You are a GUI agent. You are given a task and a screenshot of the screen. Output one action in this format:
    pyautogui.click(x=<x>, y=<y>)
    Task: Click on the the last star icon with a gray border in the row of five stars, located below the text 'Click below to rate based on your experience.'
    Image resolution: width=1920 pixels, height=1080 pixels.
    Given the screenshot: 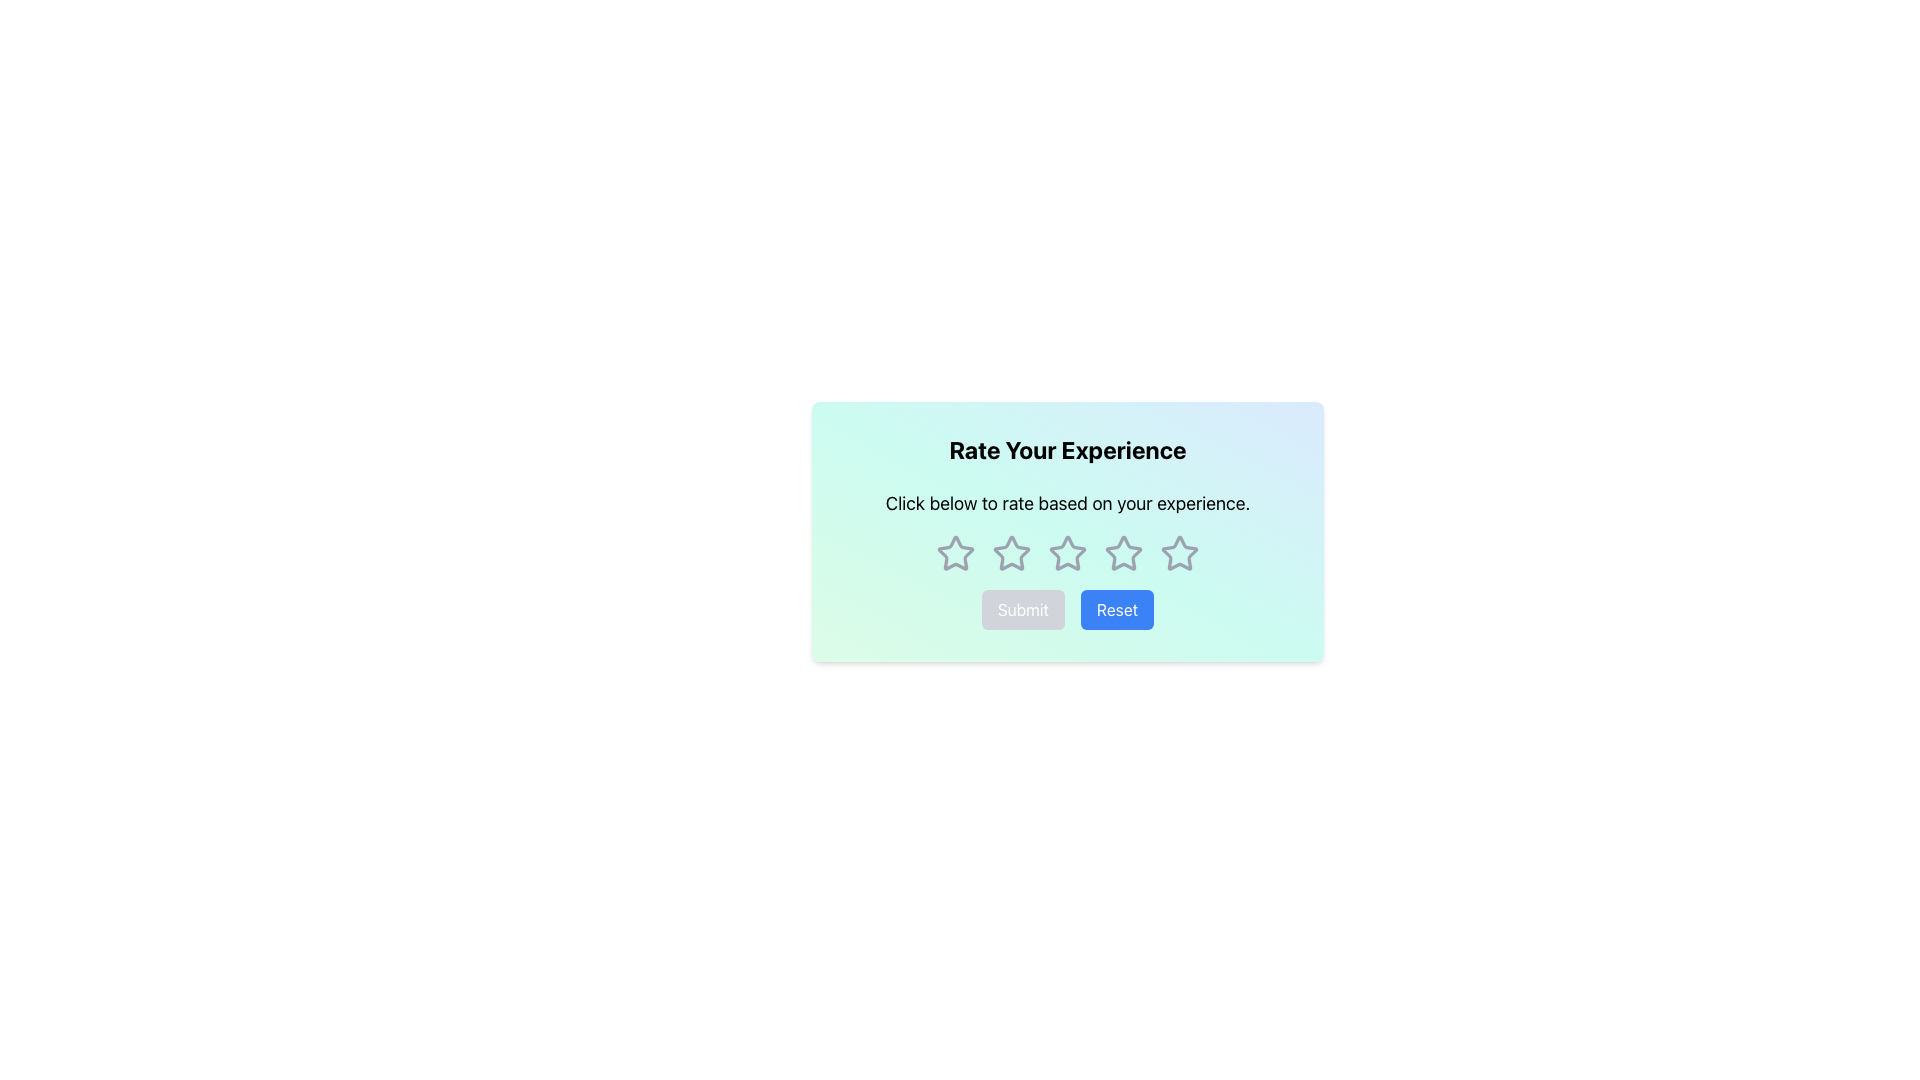 What is the action you would take?
    pyautogui.click(x=1180, y=554)
    